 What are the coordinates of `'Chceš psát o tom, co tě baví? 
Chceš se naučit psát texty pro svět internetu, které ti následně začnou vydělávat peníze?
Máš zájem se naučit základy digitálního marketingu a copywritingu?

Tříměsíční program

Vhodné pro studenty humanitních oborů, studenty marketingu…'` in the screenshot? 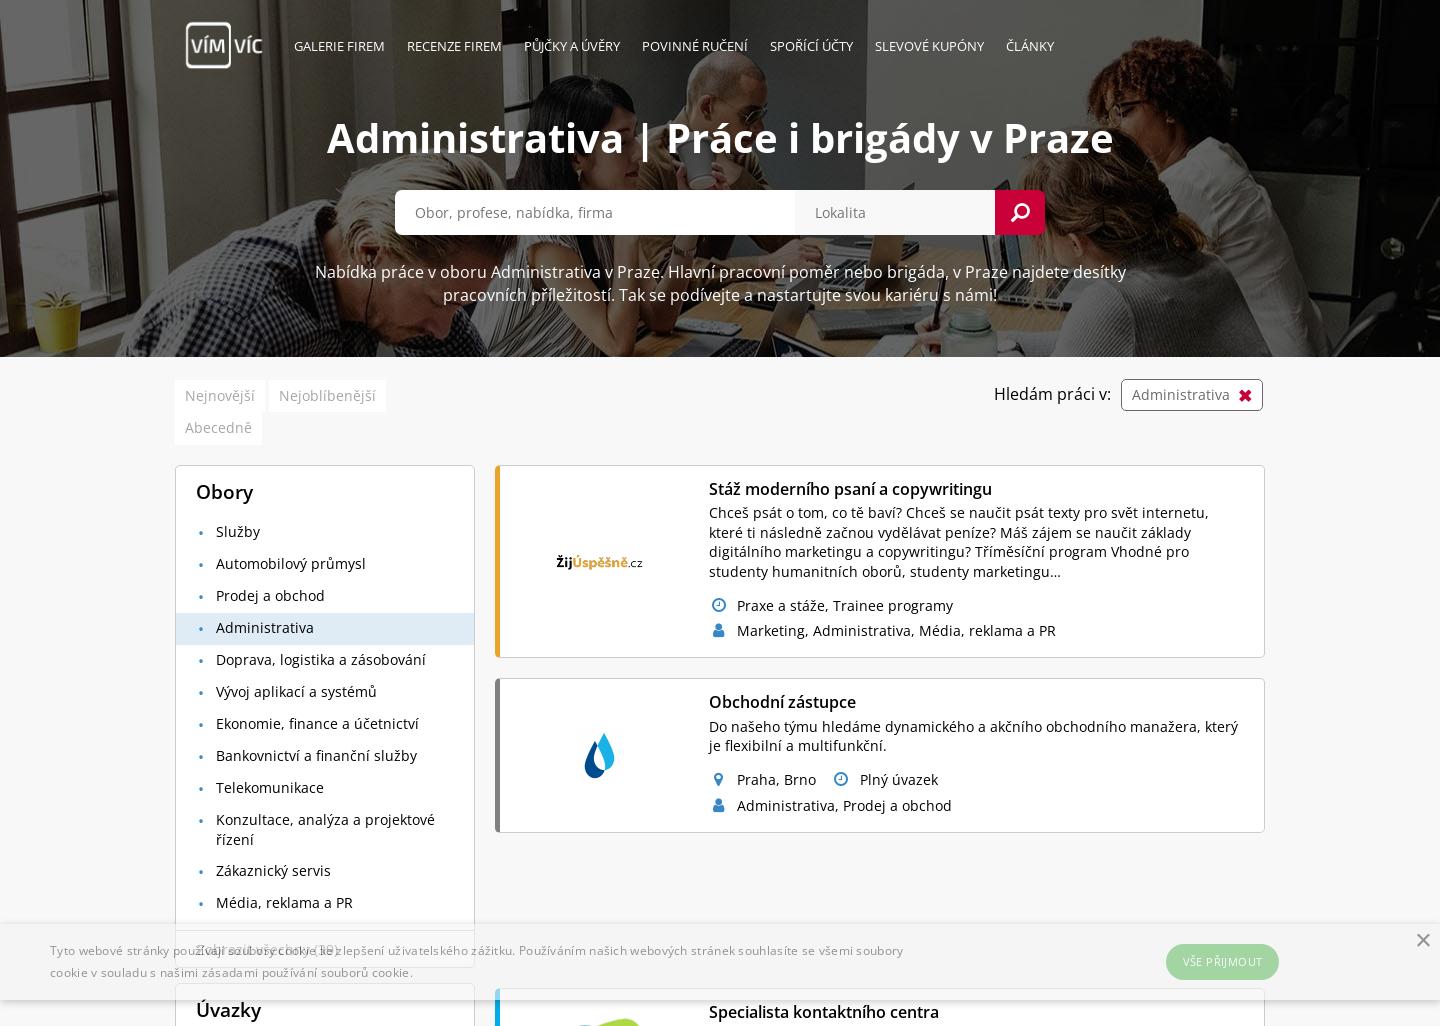 It's located at (958, 541).